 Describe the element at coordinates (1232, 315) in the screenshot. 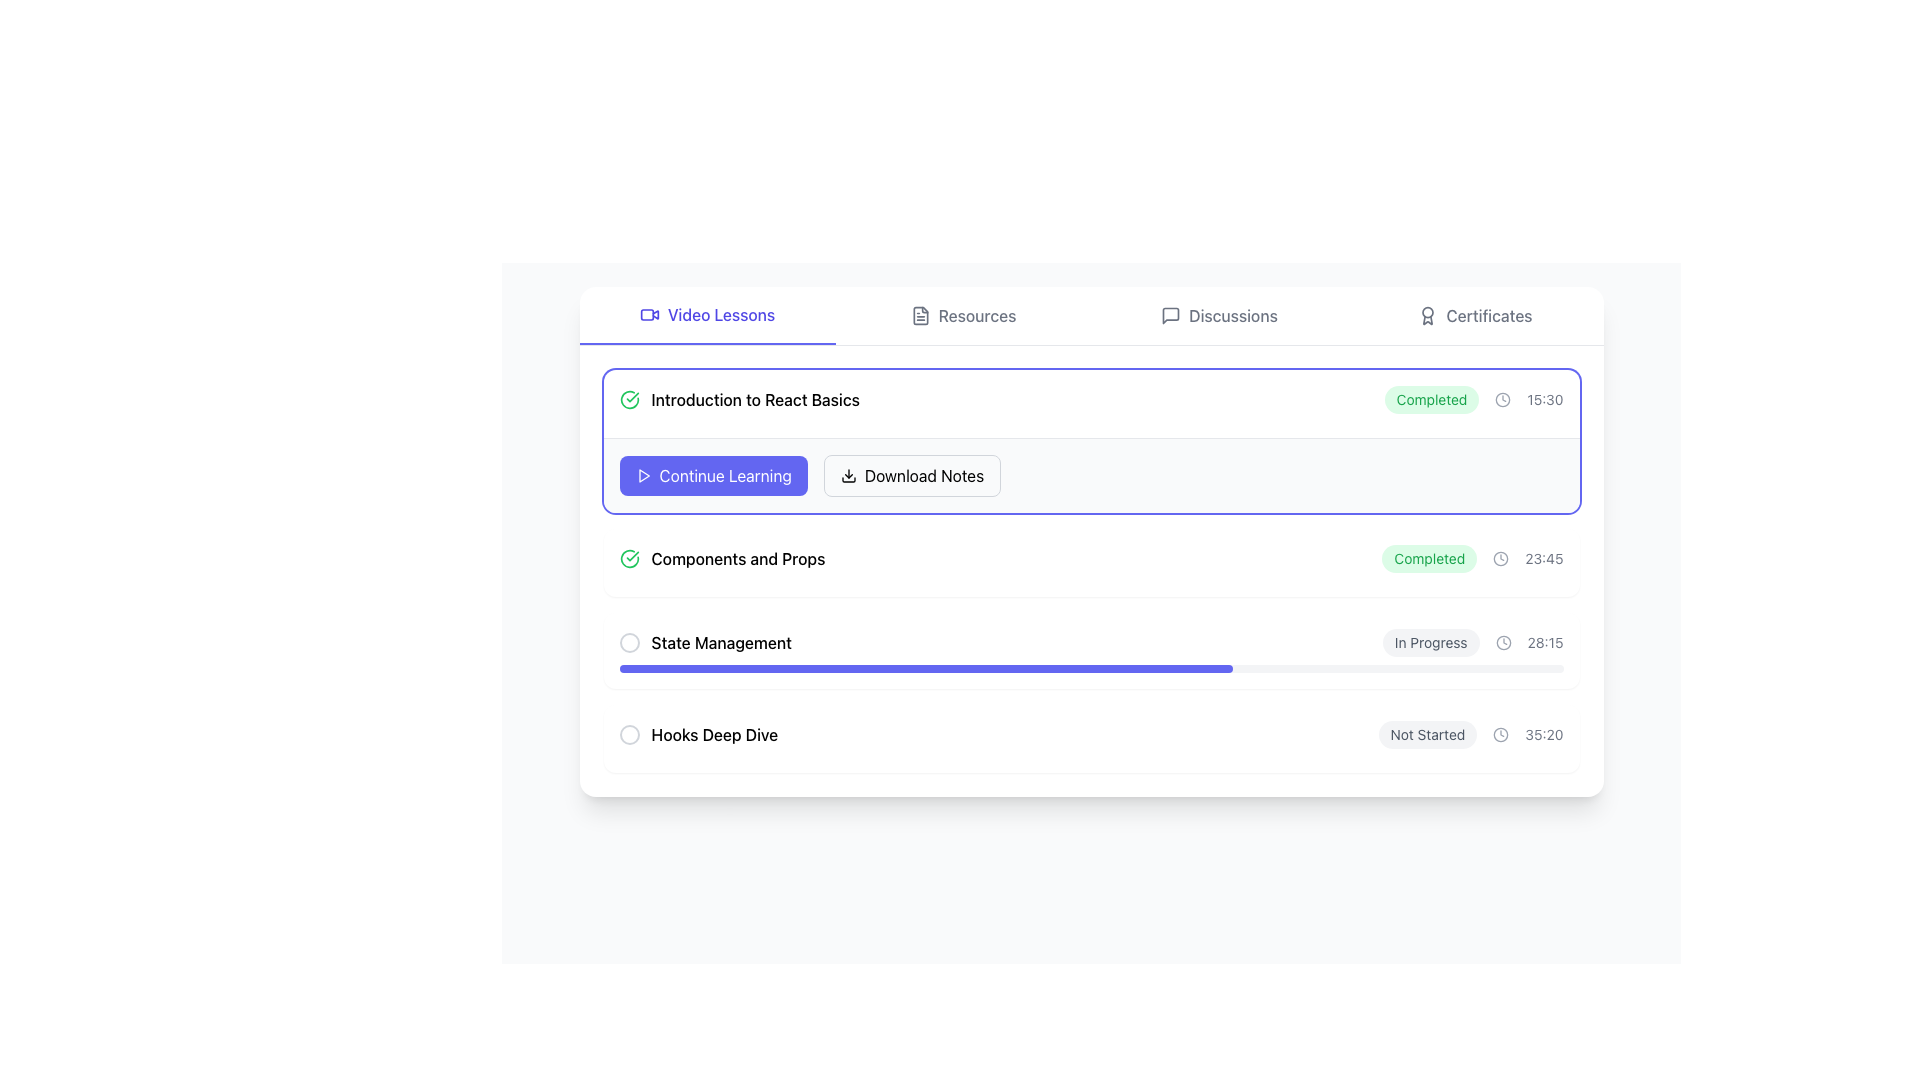

I see `the 'Discussions' text label in the top navigation bar` at that location.